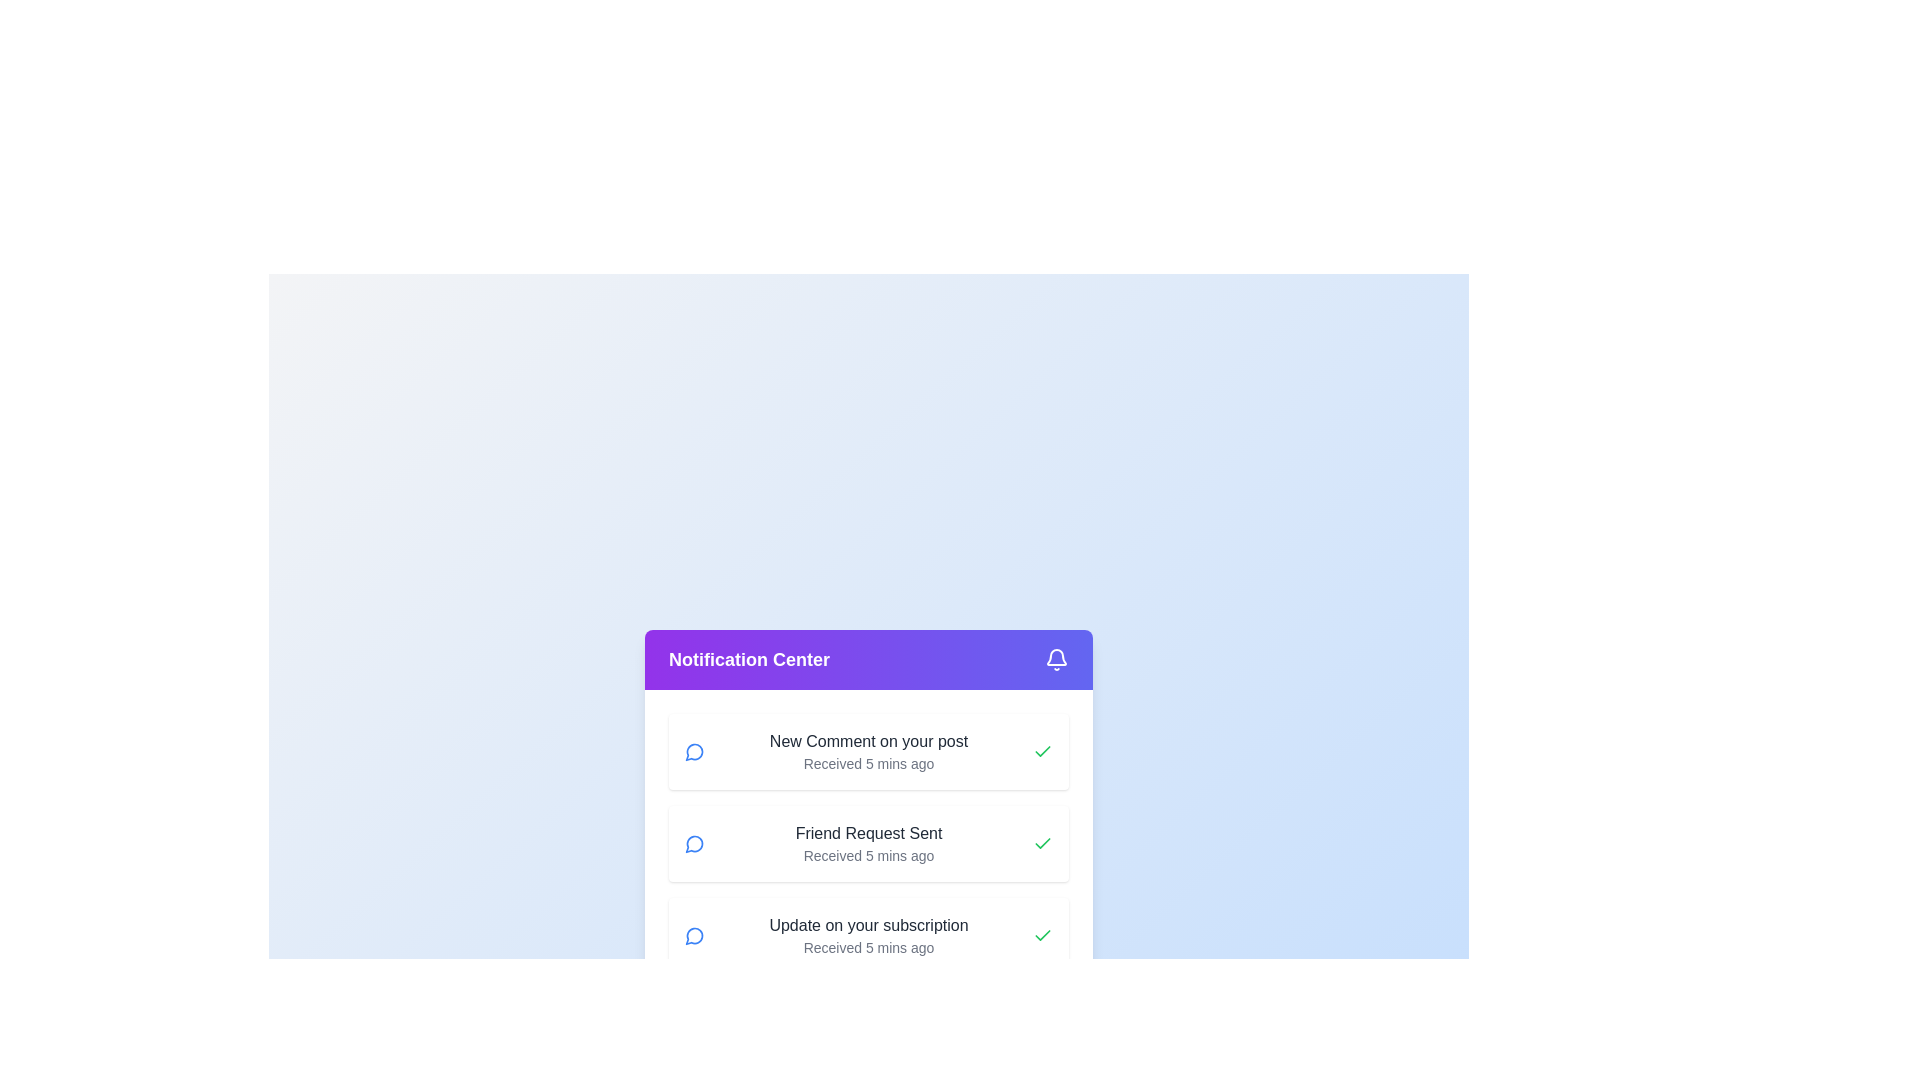 The width and height of the screenshot is (1920, 1080). Describe the element at coordinates (868, 855) in the screenshot. I see `the timestamp text label located beneath the 'Friend Request Sent' text in the second notification entry of the vertically stacked notification list` at that location.